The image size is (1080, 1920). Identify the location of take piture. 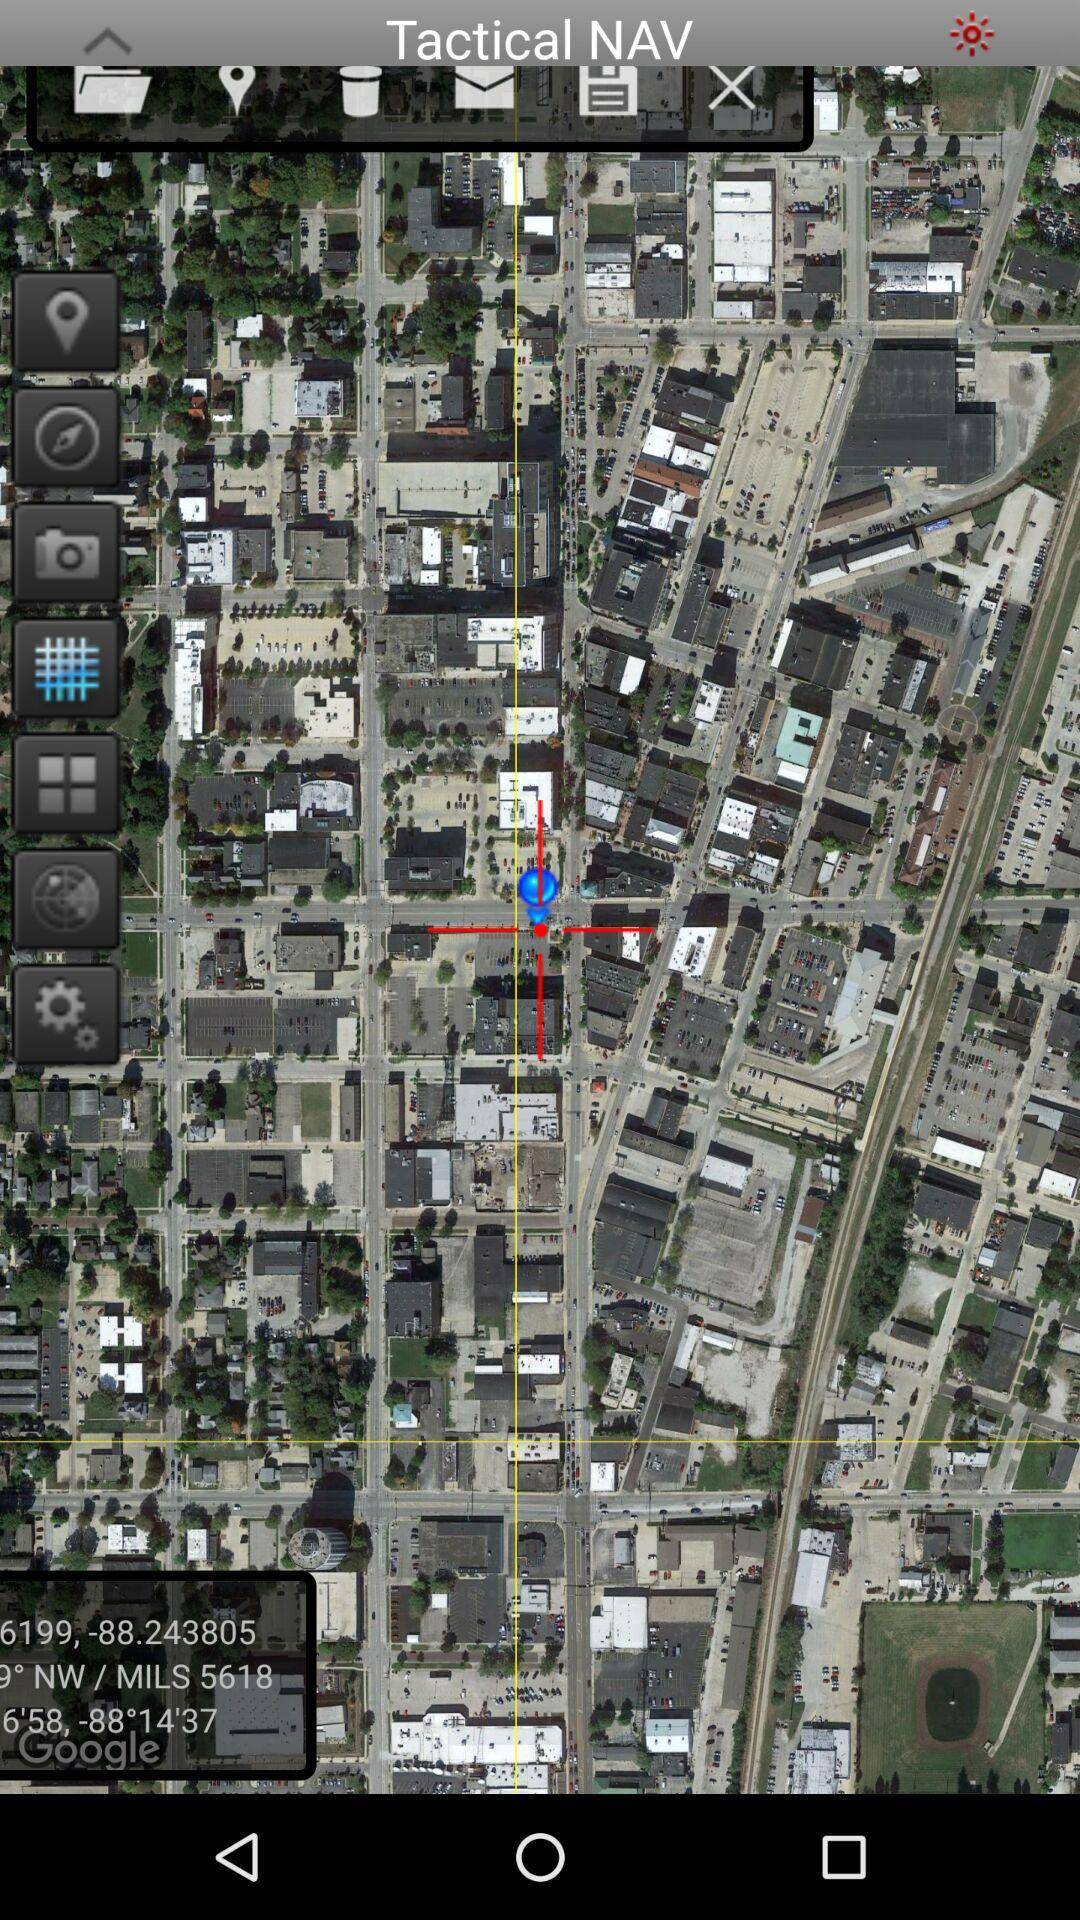
(58, 552).